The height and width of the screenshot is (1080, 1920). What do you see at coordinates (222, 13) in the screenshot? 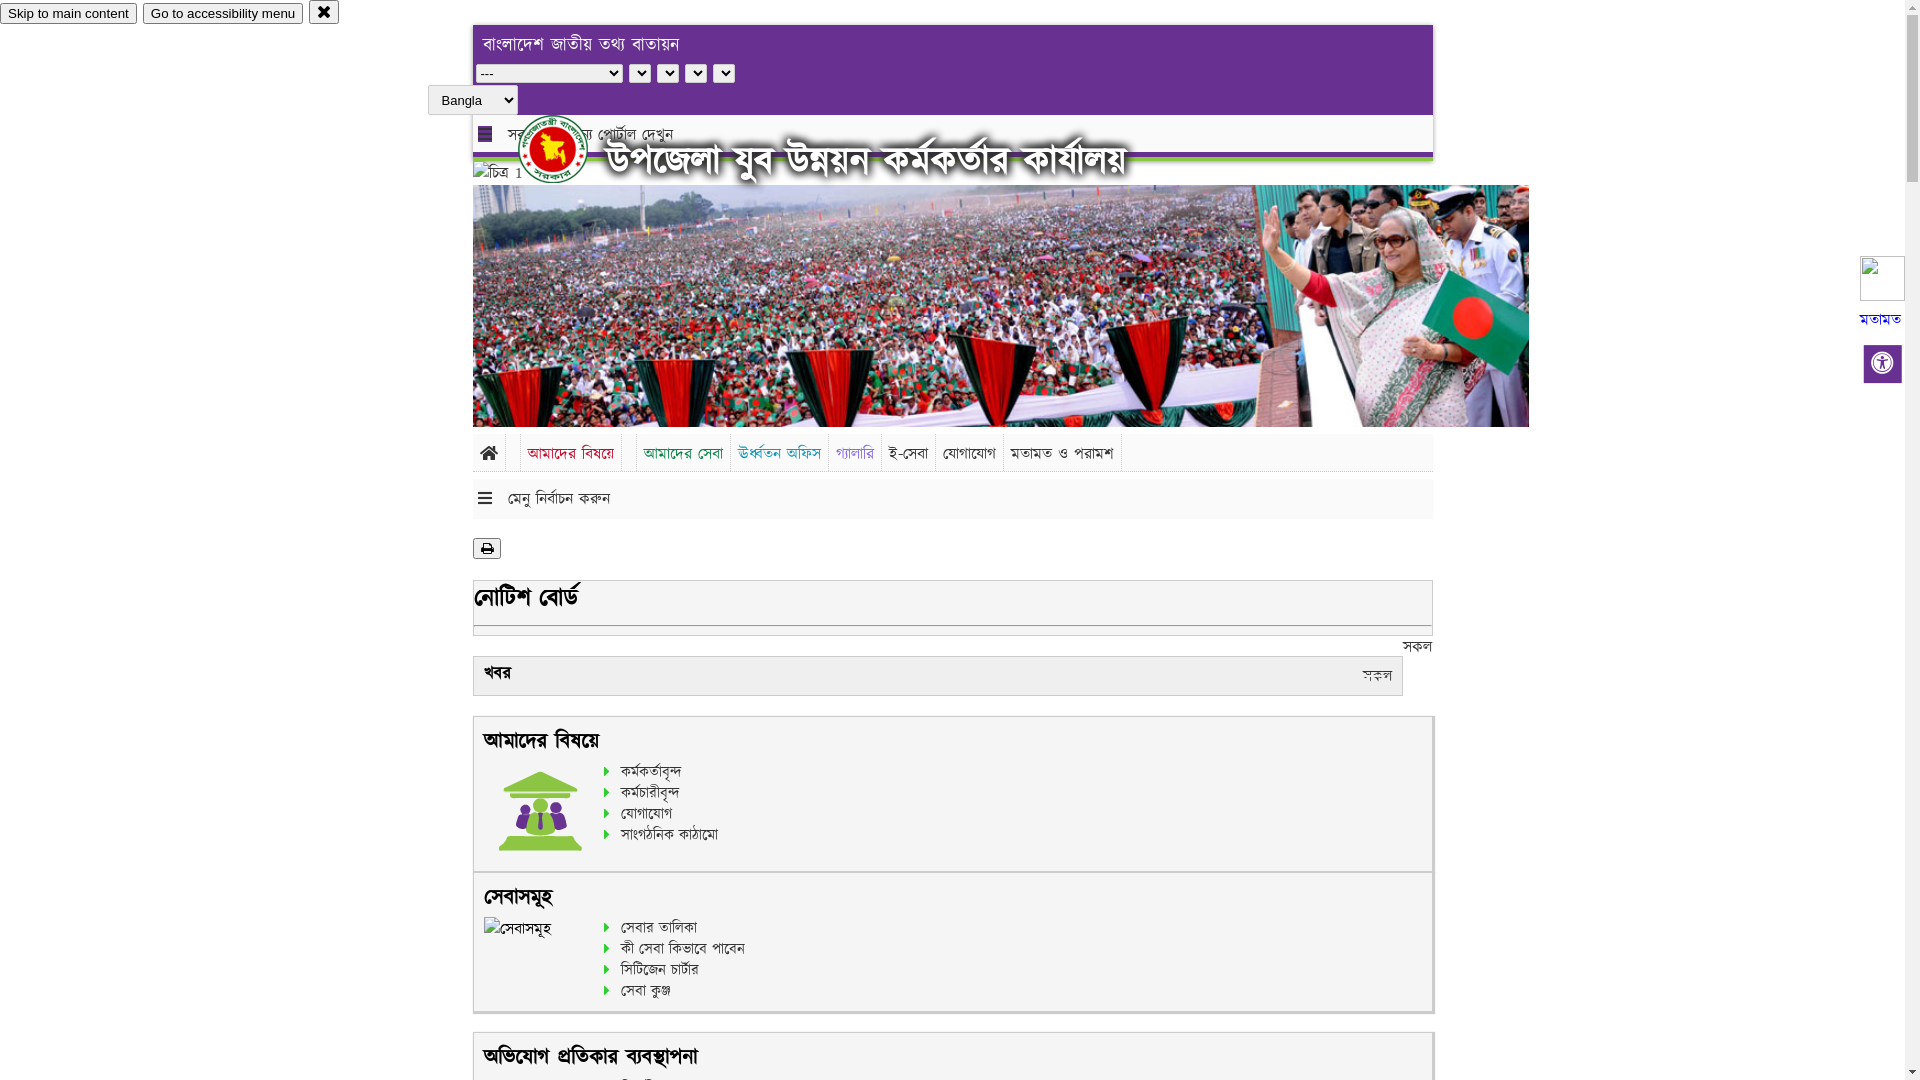
I see `'Go to accessibility menu'` at bounding box center [222, 13].